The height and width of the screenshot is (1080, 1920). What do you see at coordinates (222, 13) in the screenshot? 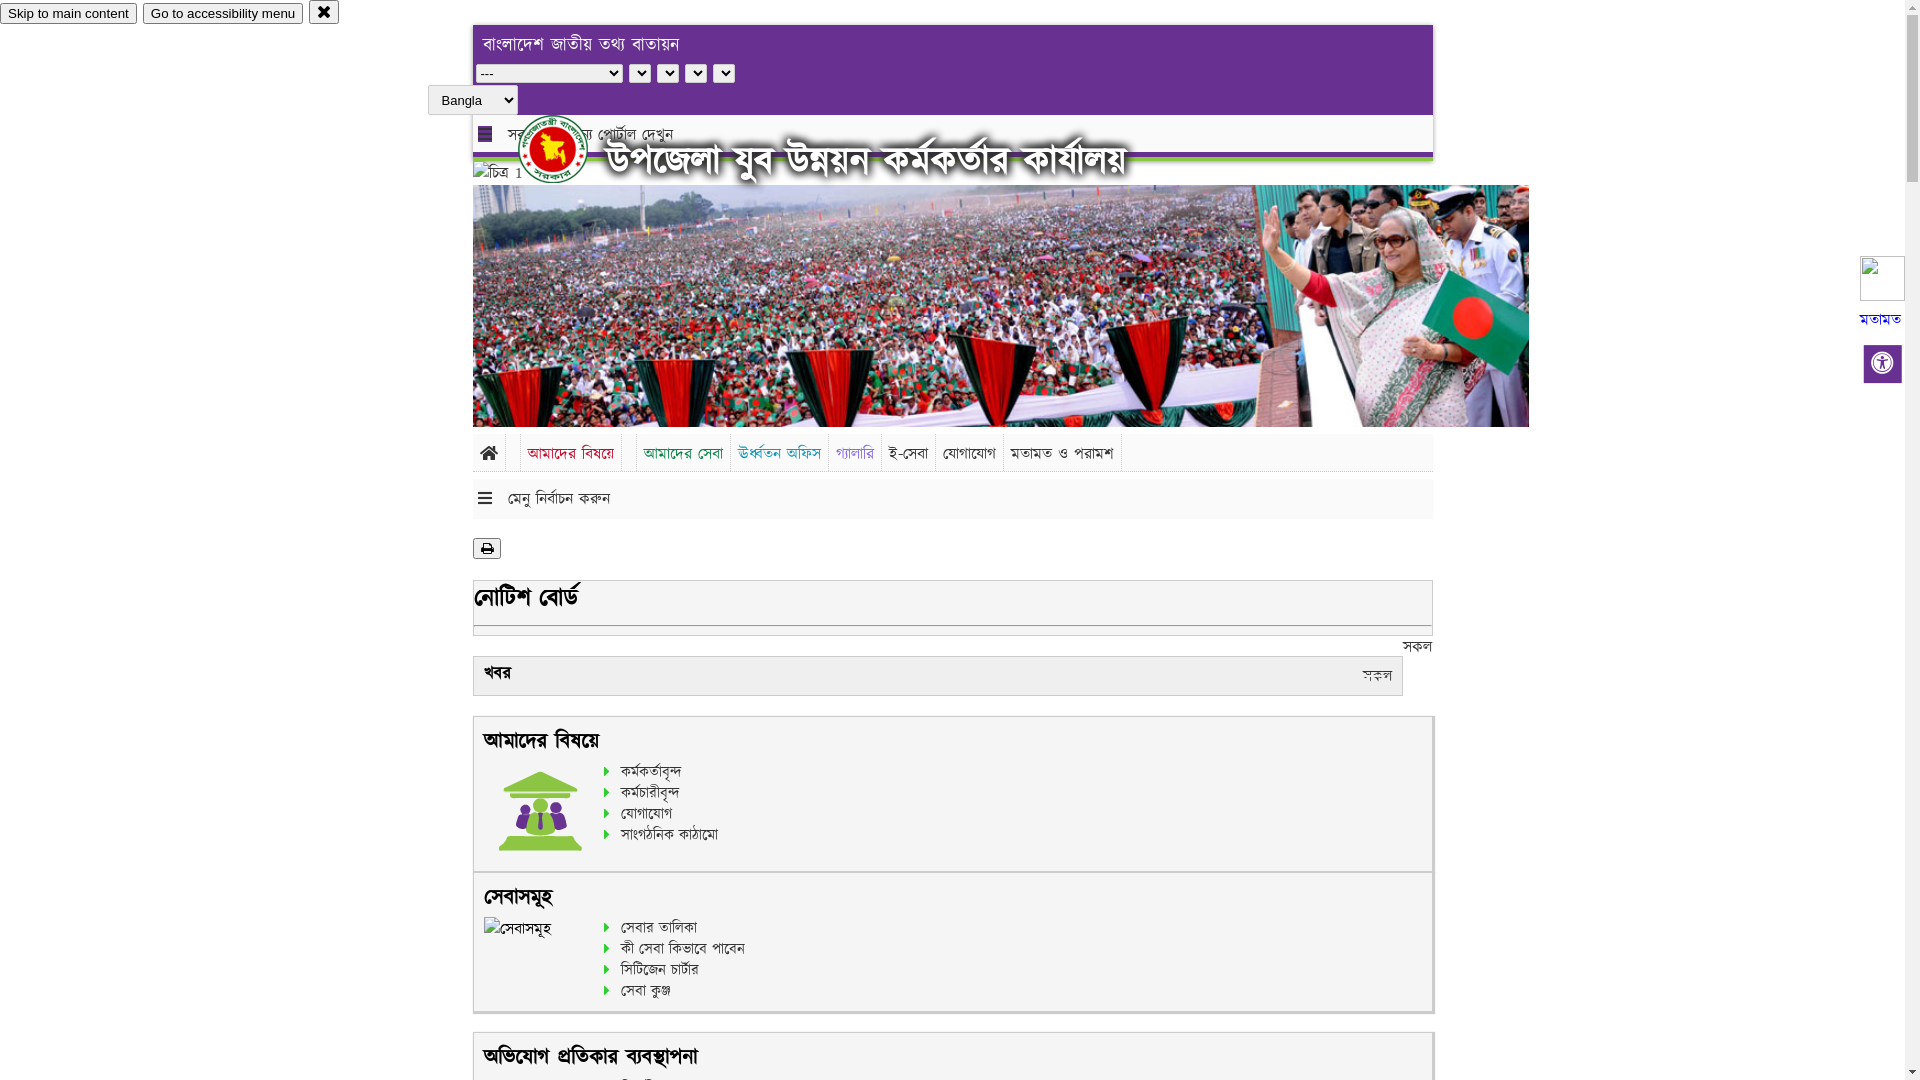
I see `'Go to accessibility menu'` at bounding box center [222, 13].